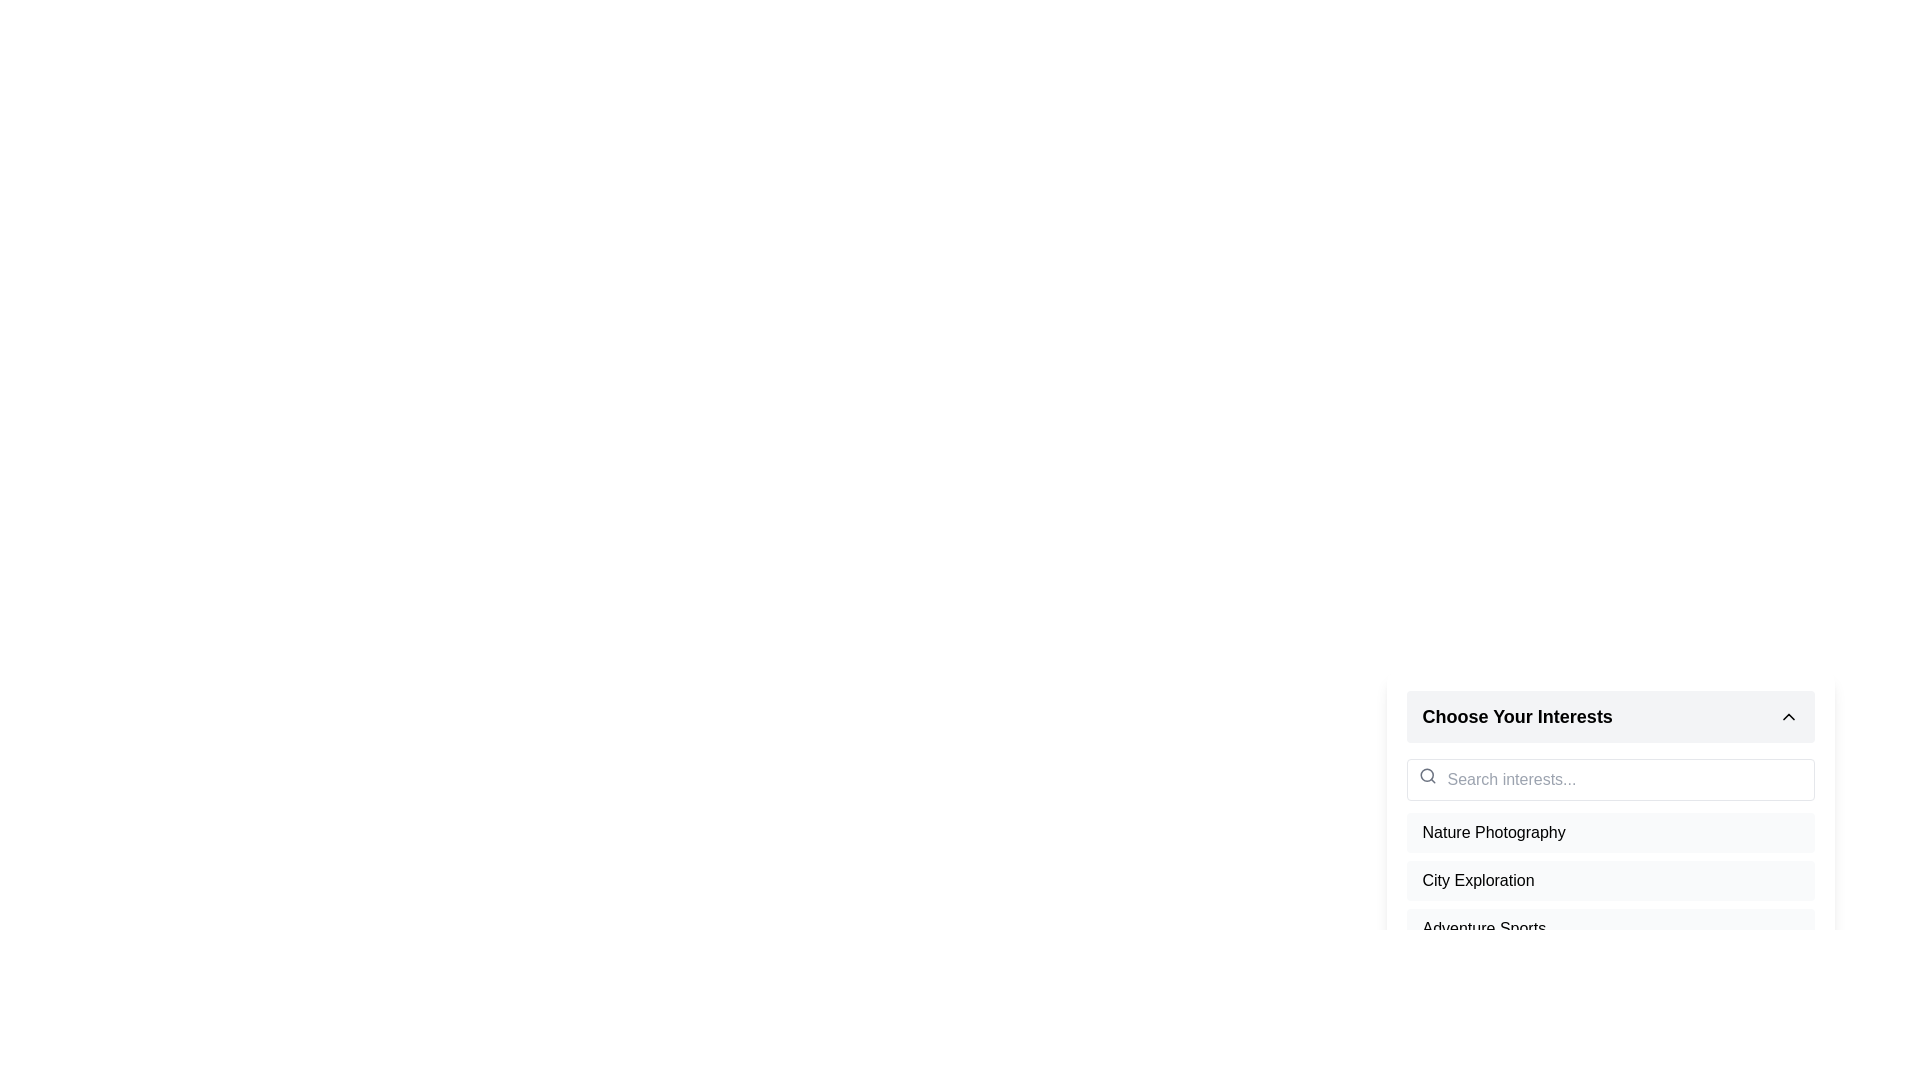  What do you see at coordinates (1494, 833) in the screenshot?
I see `the 'Nature Photography' text label` at bounding box center [1494, 833].